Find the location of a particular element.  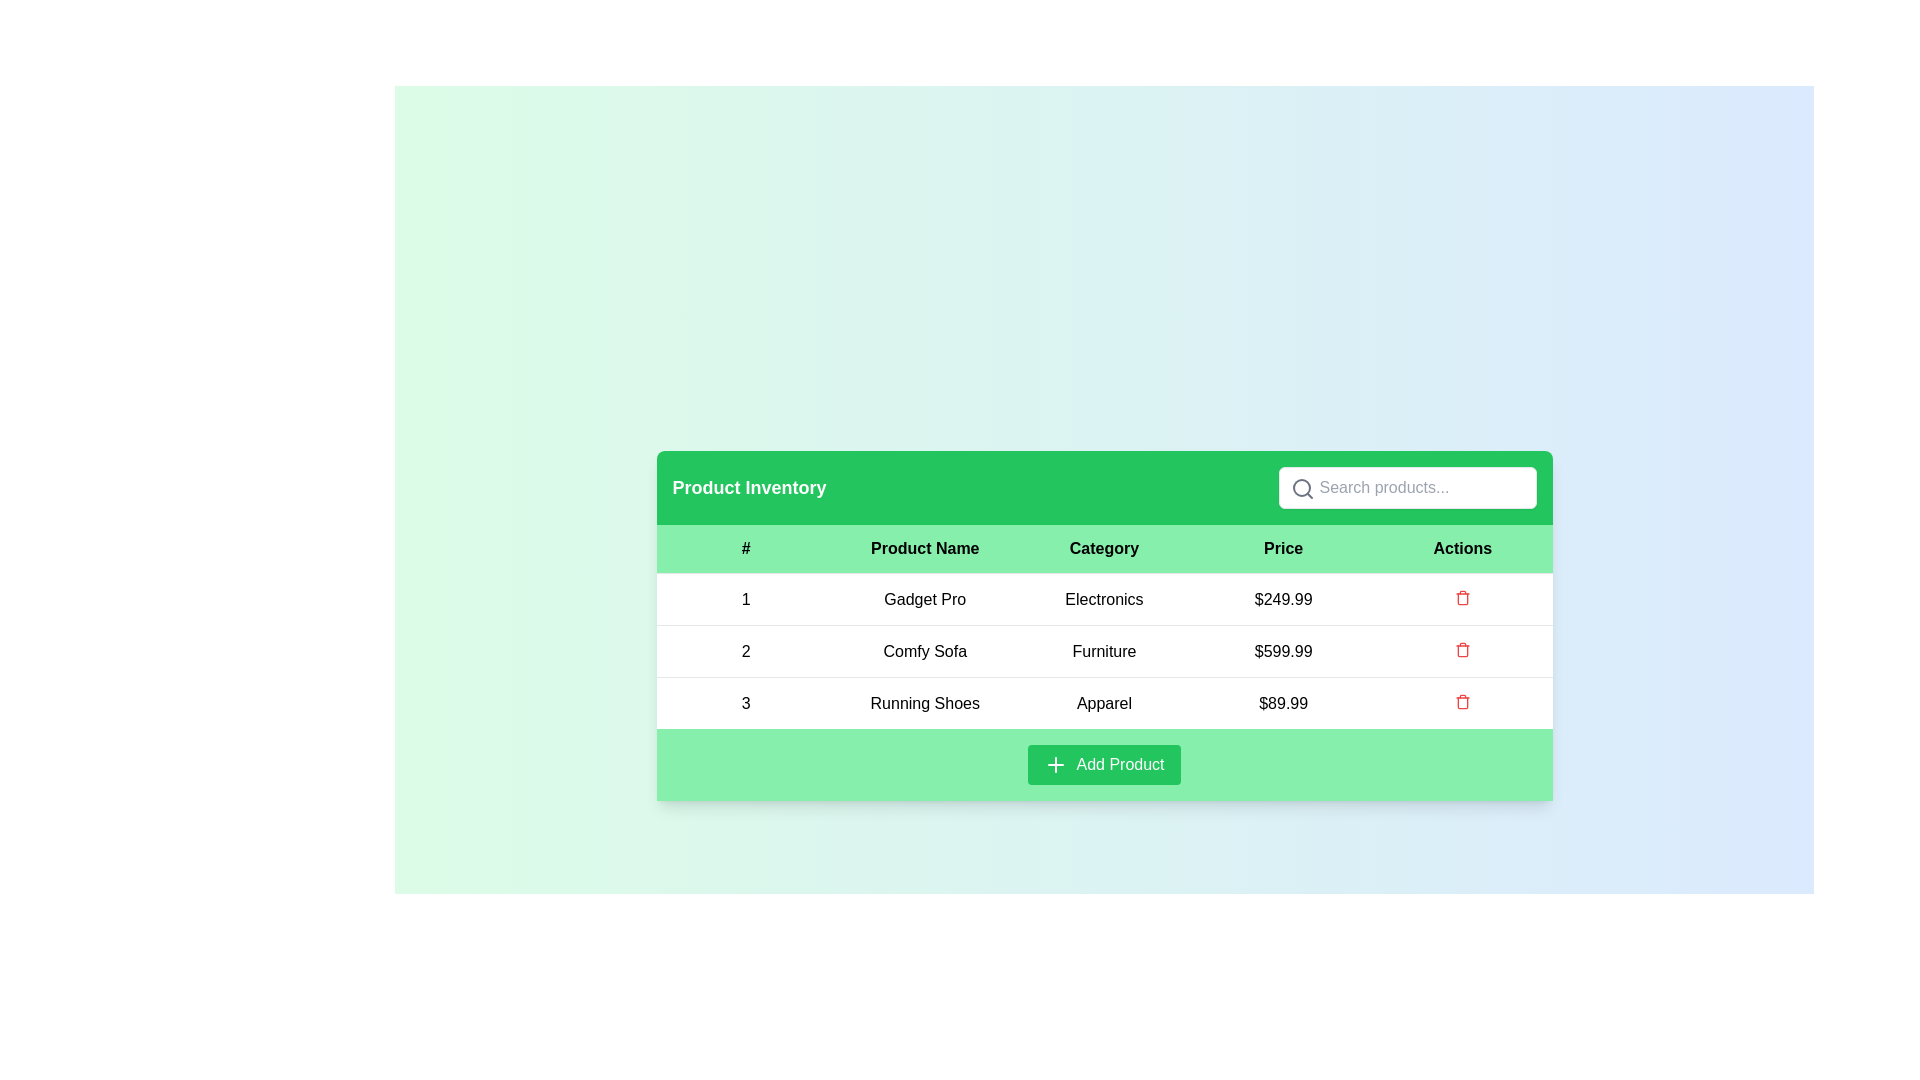

the static text element that displays the name of the first product item in the inventory list, located in the second cell of the first row of the product table is located at coordinates (924, 598).